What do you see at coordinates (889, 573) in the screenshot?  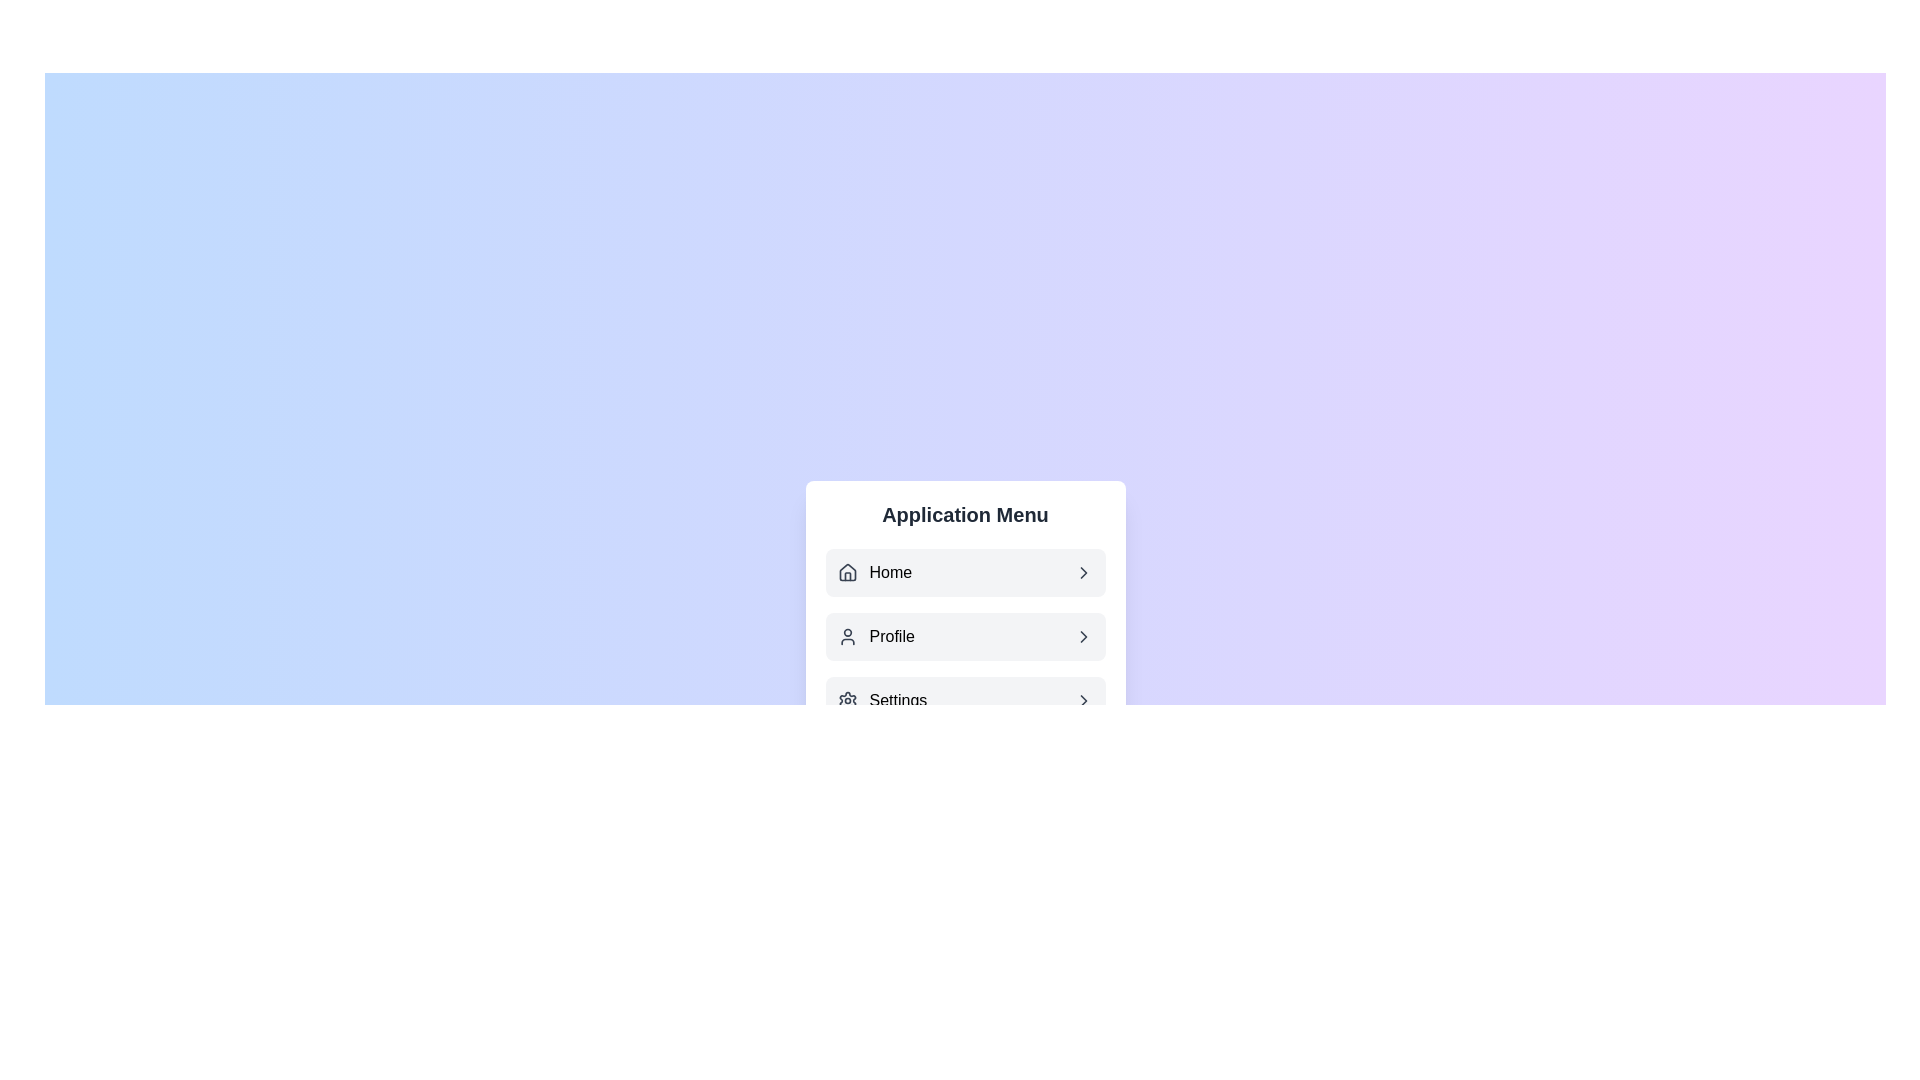 I see `the 'Home' text label in the application menu` at bounding box center [889, 573].